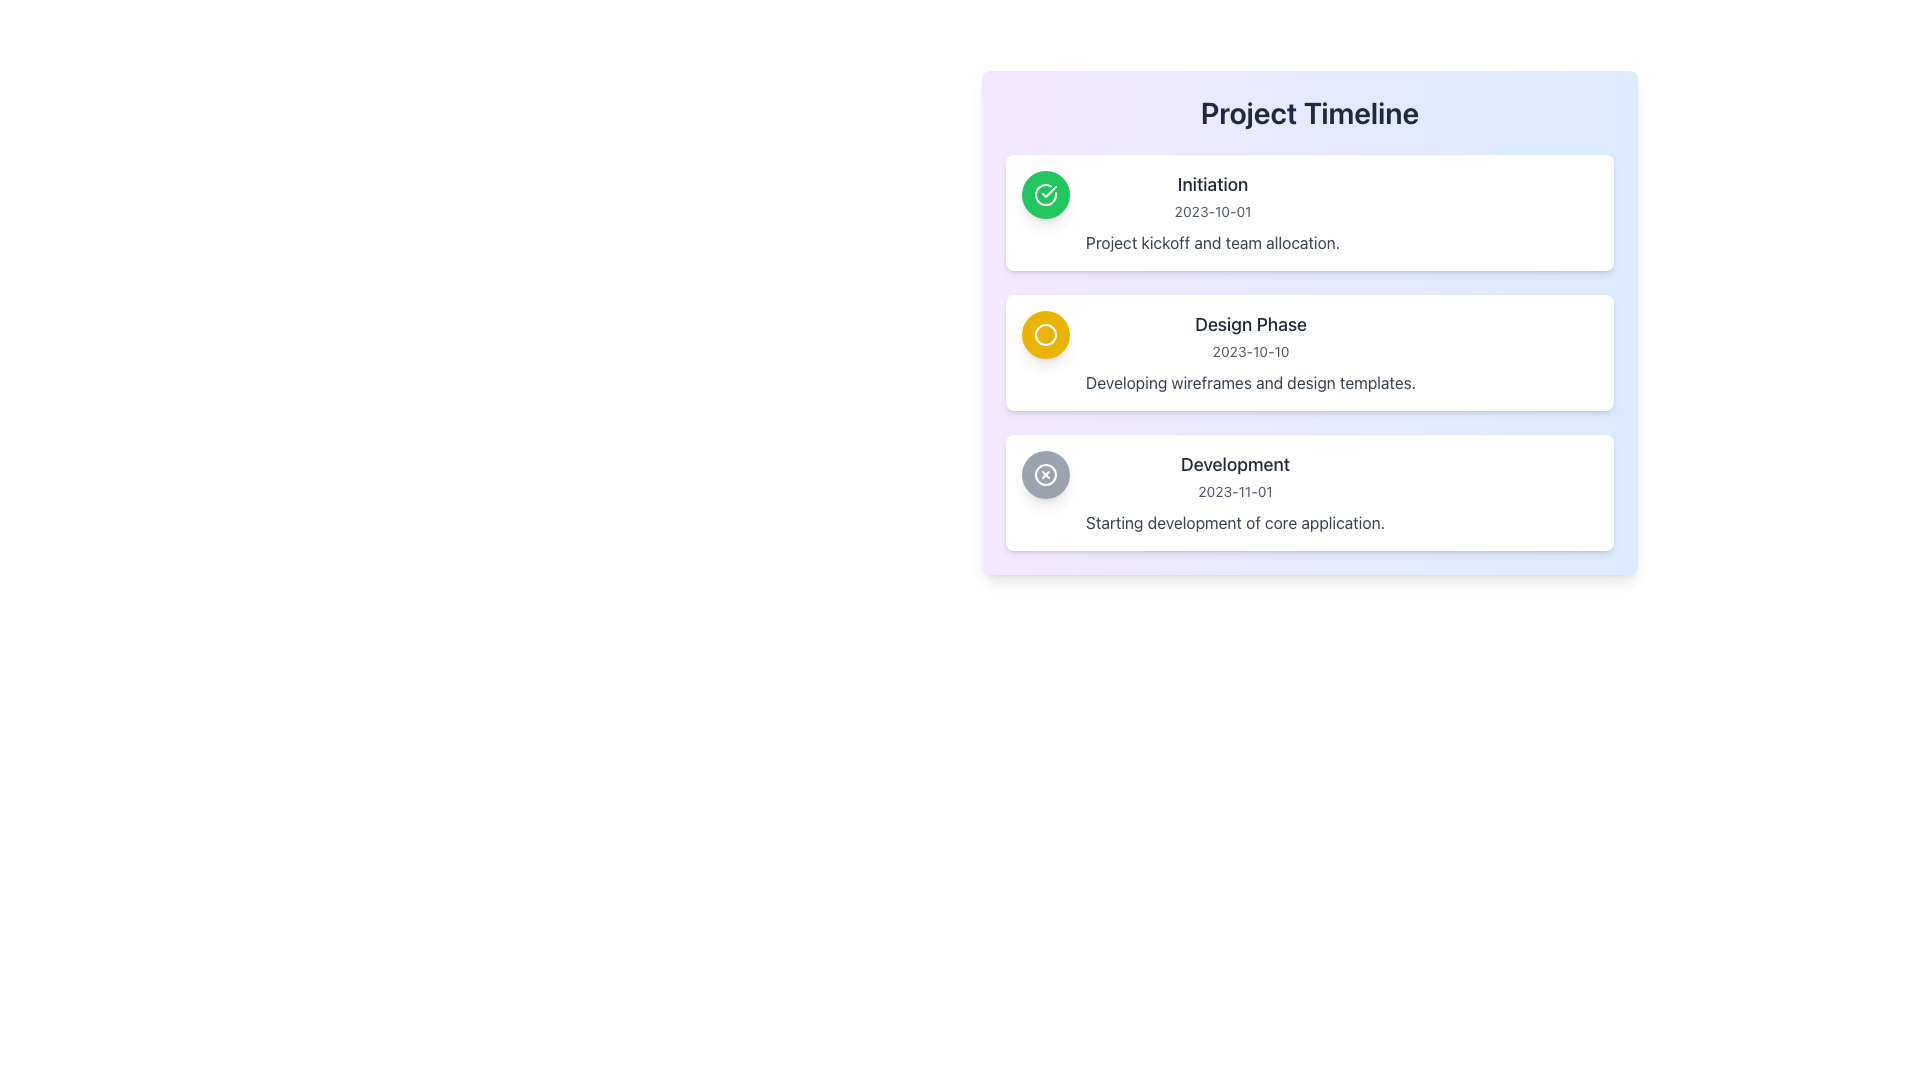  I want to click on the circular icon with a bright yellow background and a white hollow circle, located at the left edge of the 'Design Phase' card in the project timeline view, so click(1045, 334).